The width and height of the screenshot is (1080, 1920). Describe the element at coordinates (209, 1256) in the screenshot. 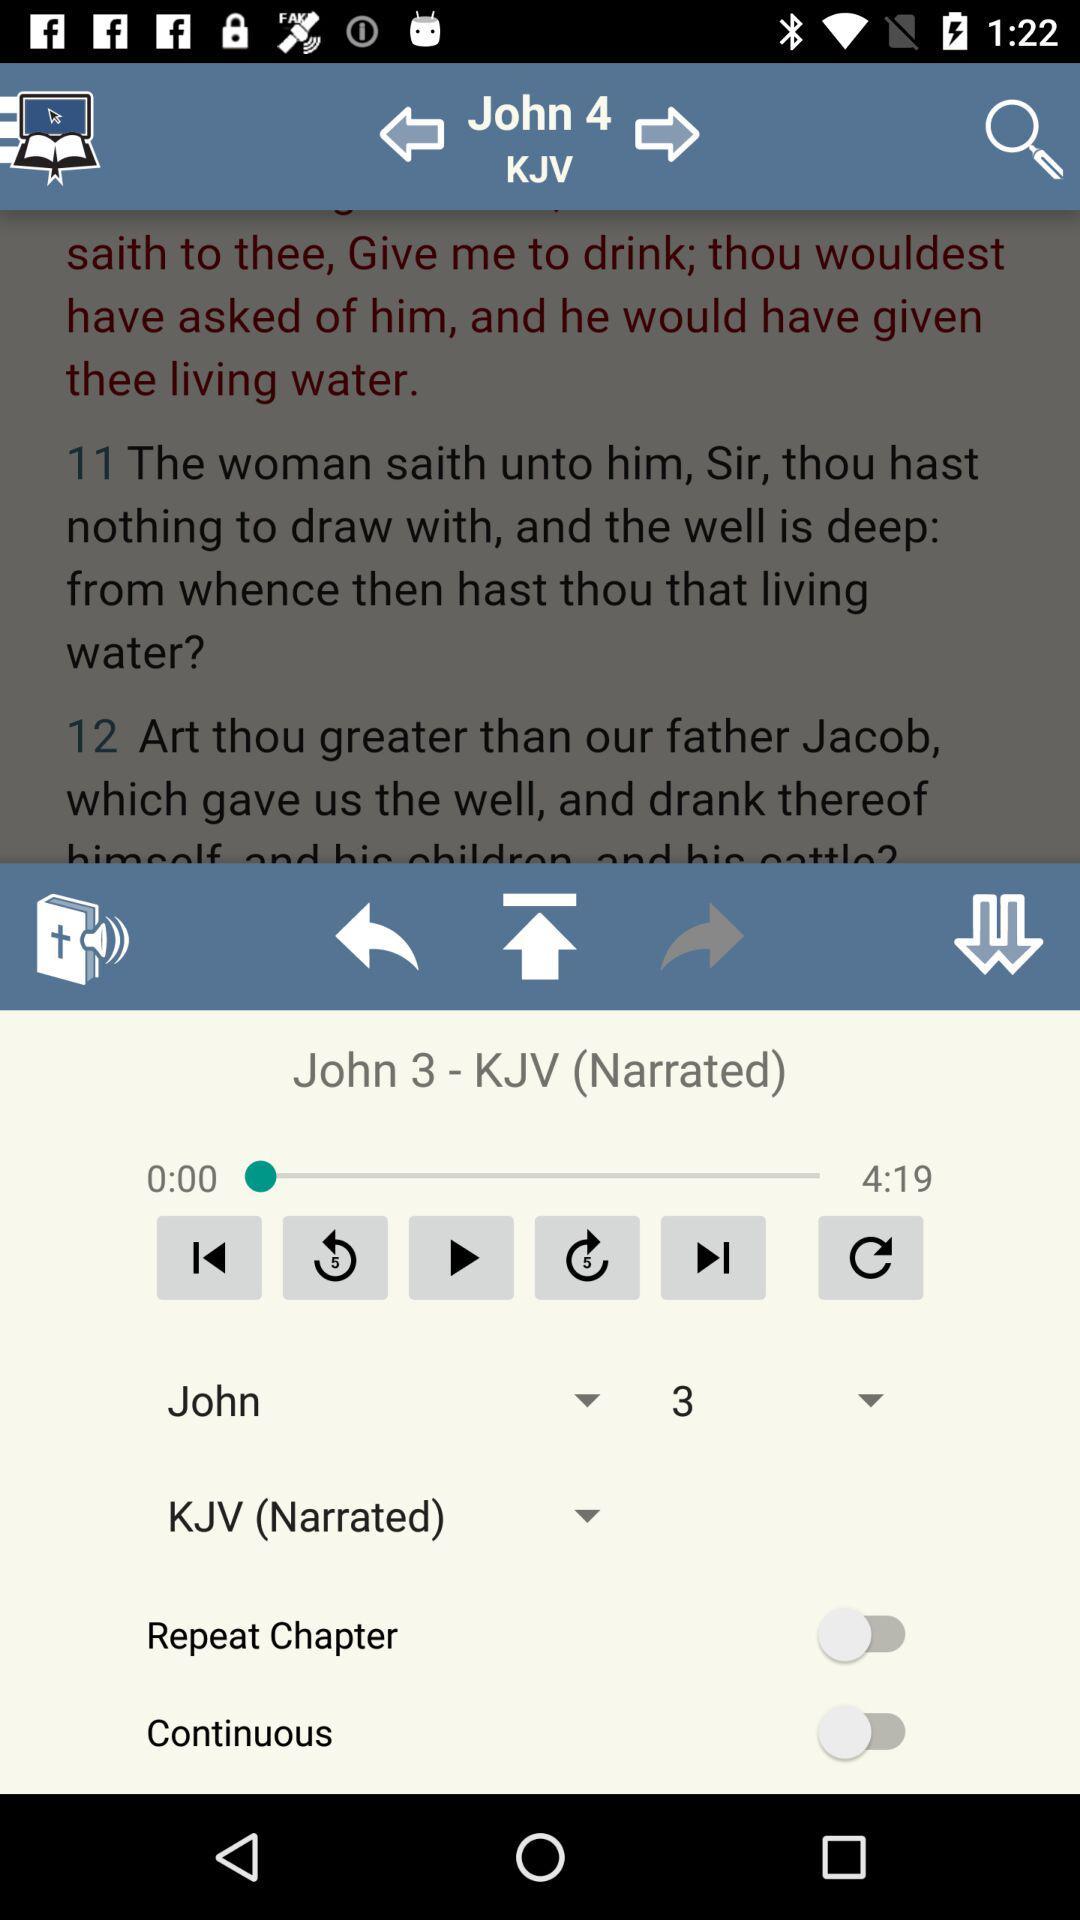

I see `previous` at that location.